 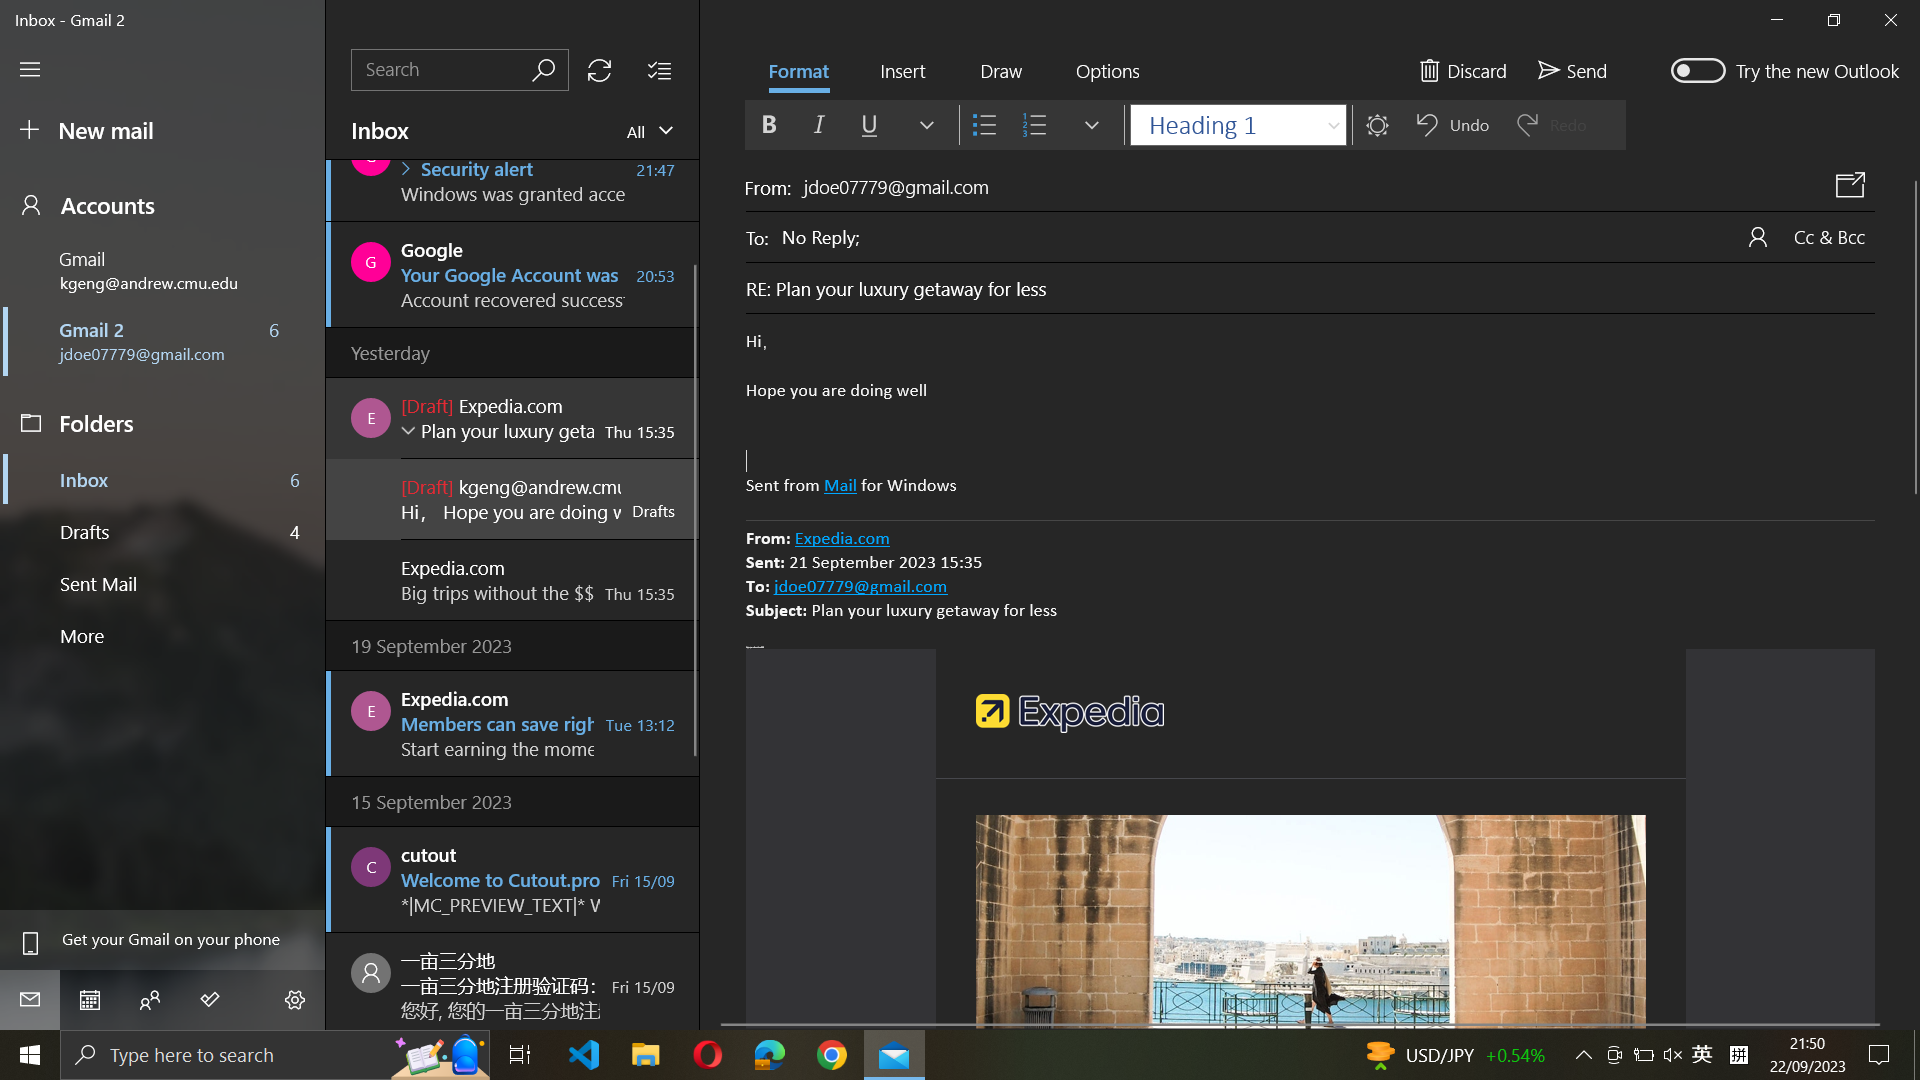 I want to click on View all mails in the inbox, so click(x=652, y=130).